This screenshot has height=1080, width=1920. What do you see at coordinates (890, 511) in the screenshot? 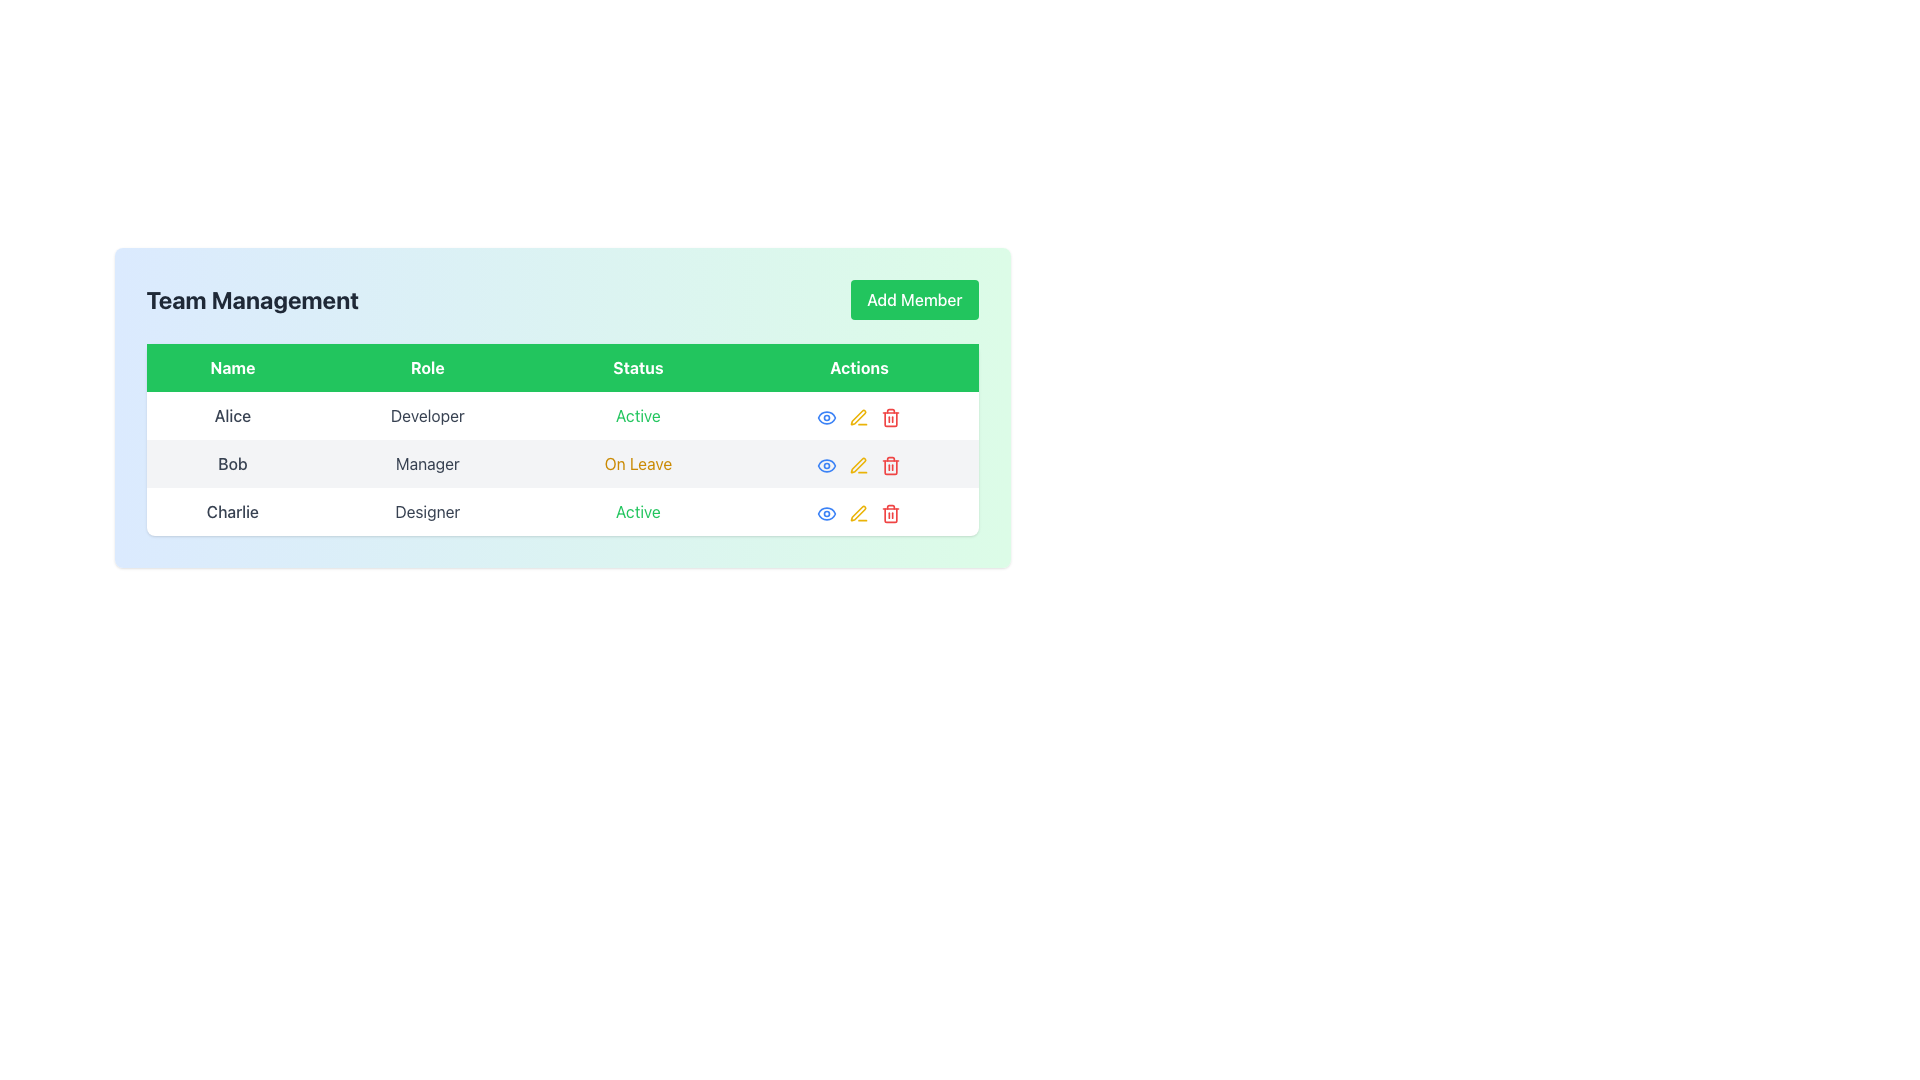
I see `the red trash icon button in the 'Actions' column of the last row associated with 'Charlie'` at bounding box center [890, 511].